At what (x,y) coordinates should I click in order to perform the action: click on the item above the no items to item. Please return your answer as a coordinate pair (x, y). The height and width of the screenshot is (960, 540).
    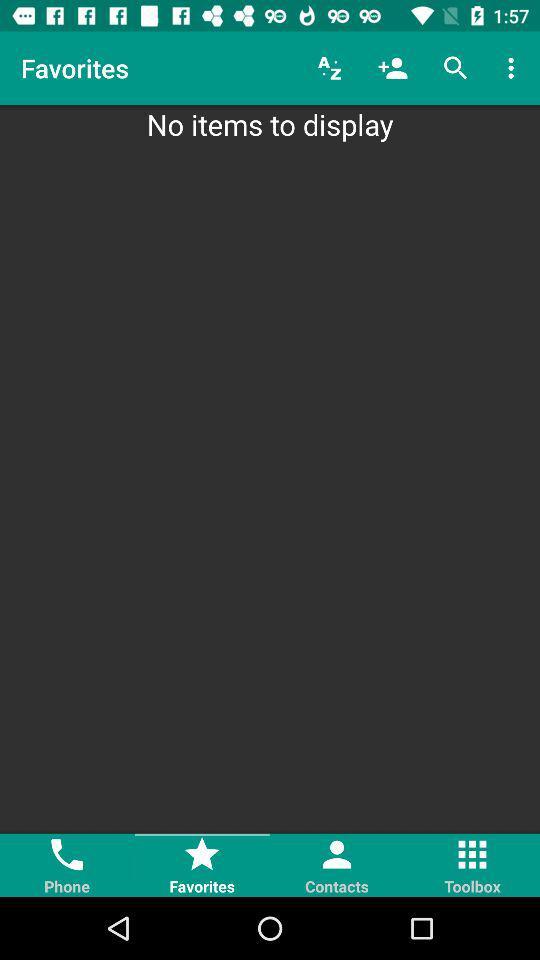
    Looking at the image, I should click on (393, 68).